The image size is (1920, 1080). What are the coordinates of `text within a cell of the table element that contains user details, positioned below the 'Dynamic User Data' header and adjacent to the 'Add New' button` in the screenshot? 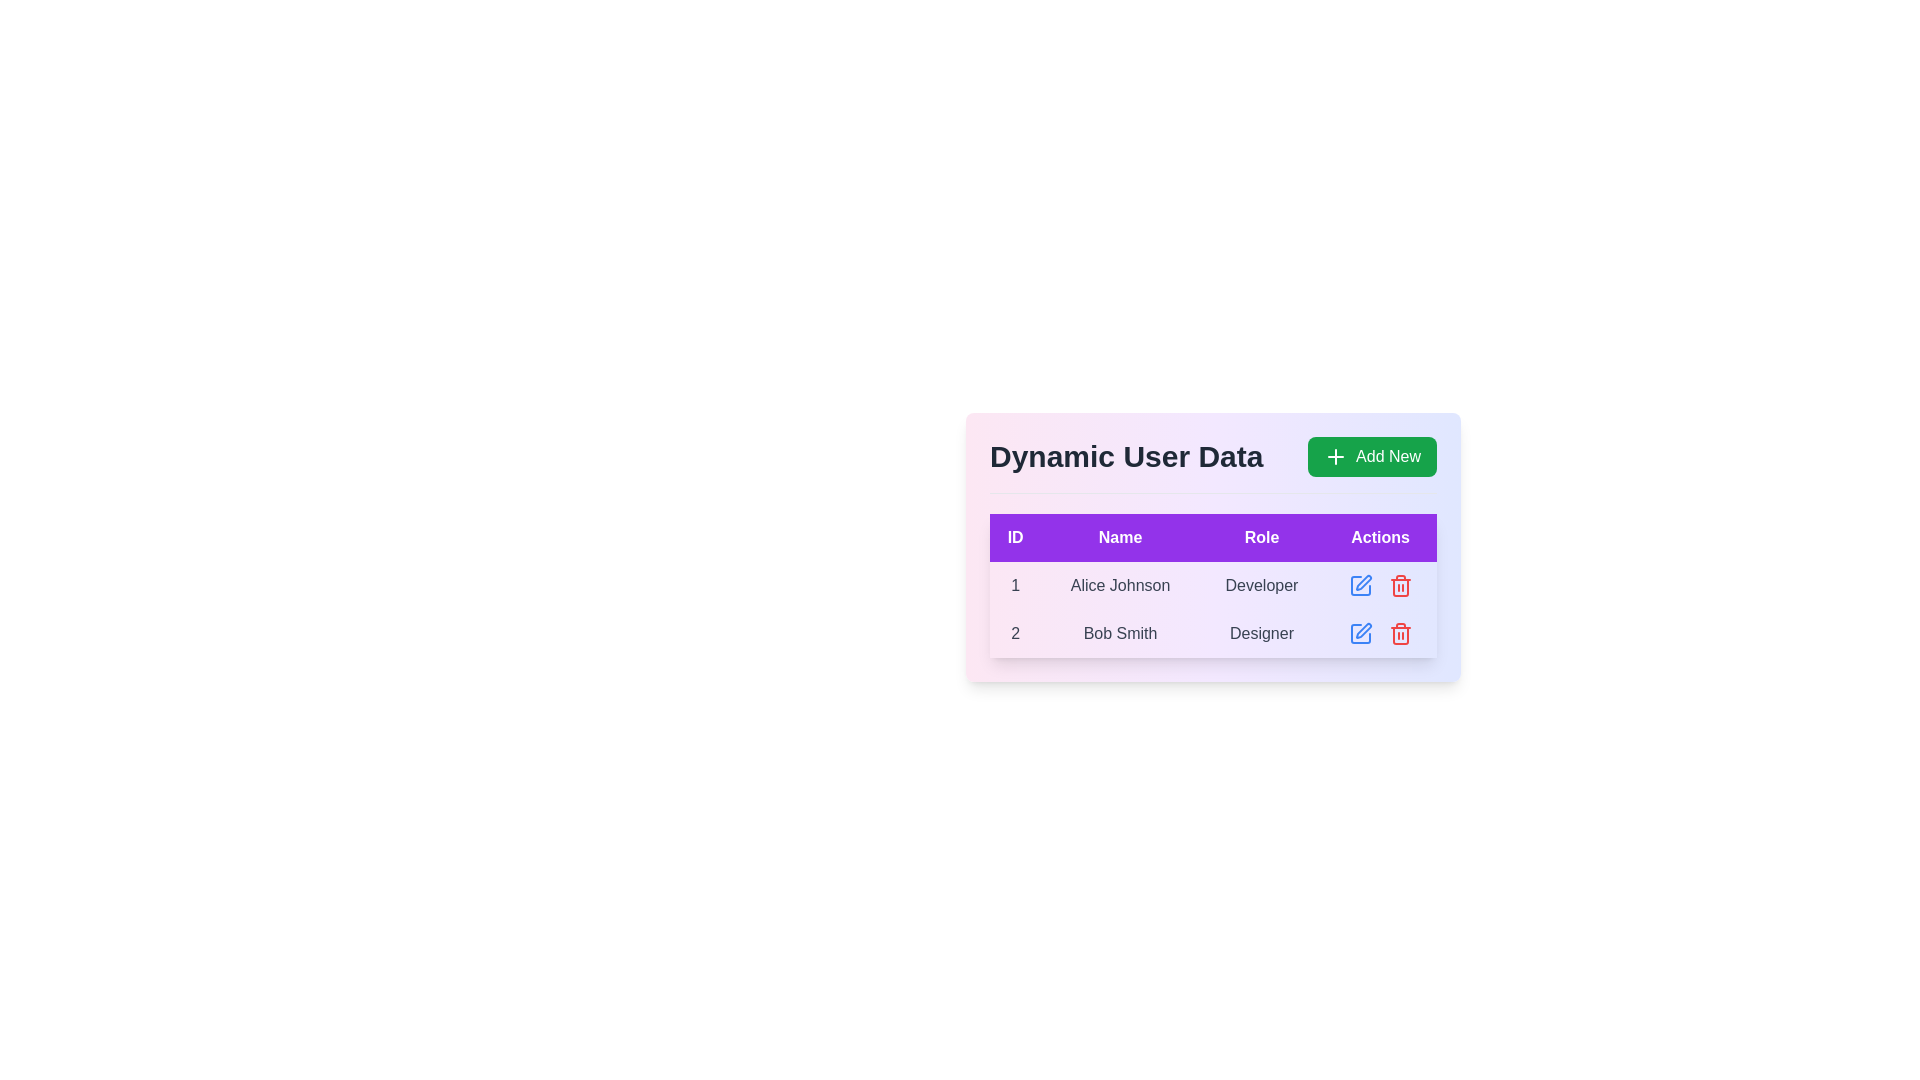 It's located at (1212, 585).